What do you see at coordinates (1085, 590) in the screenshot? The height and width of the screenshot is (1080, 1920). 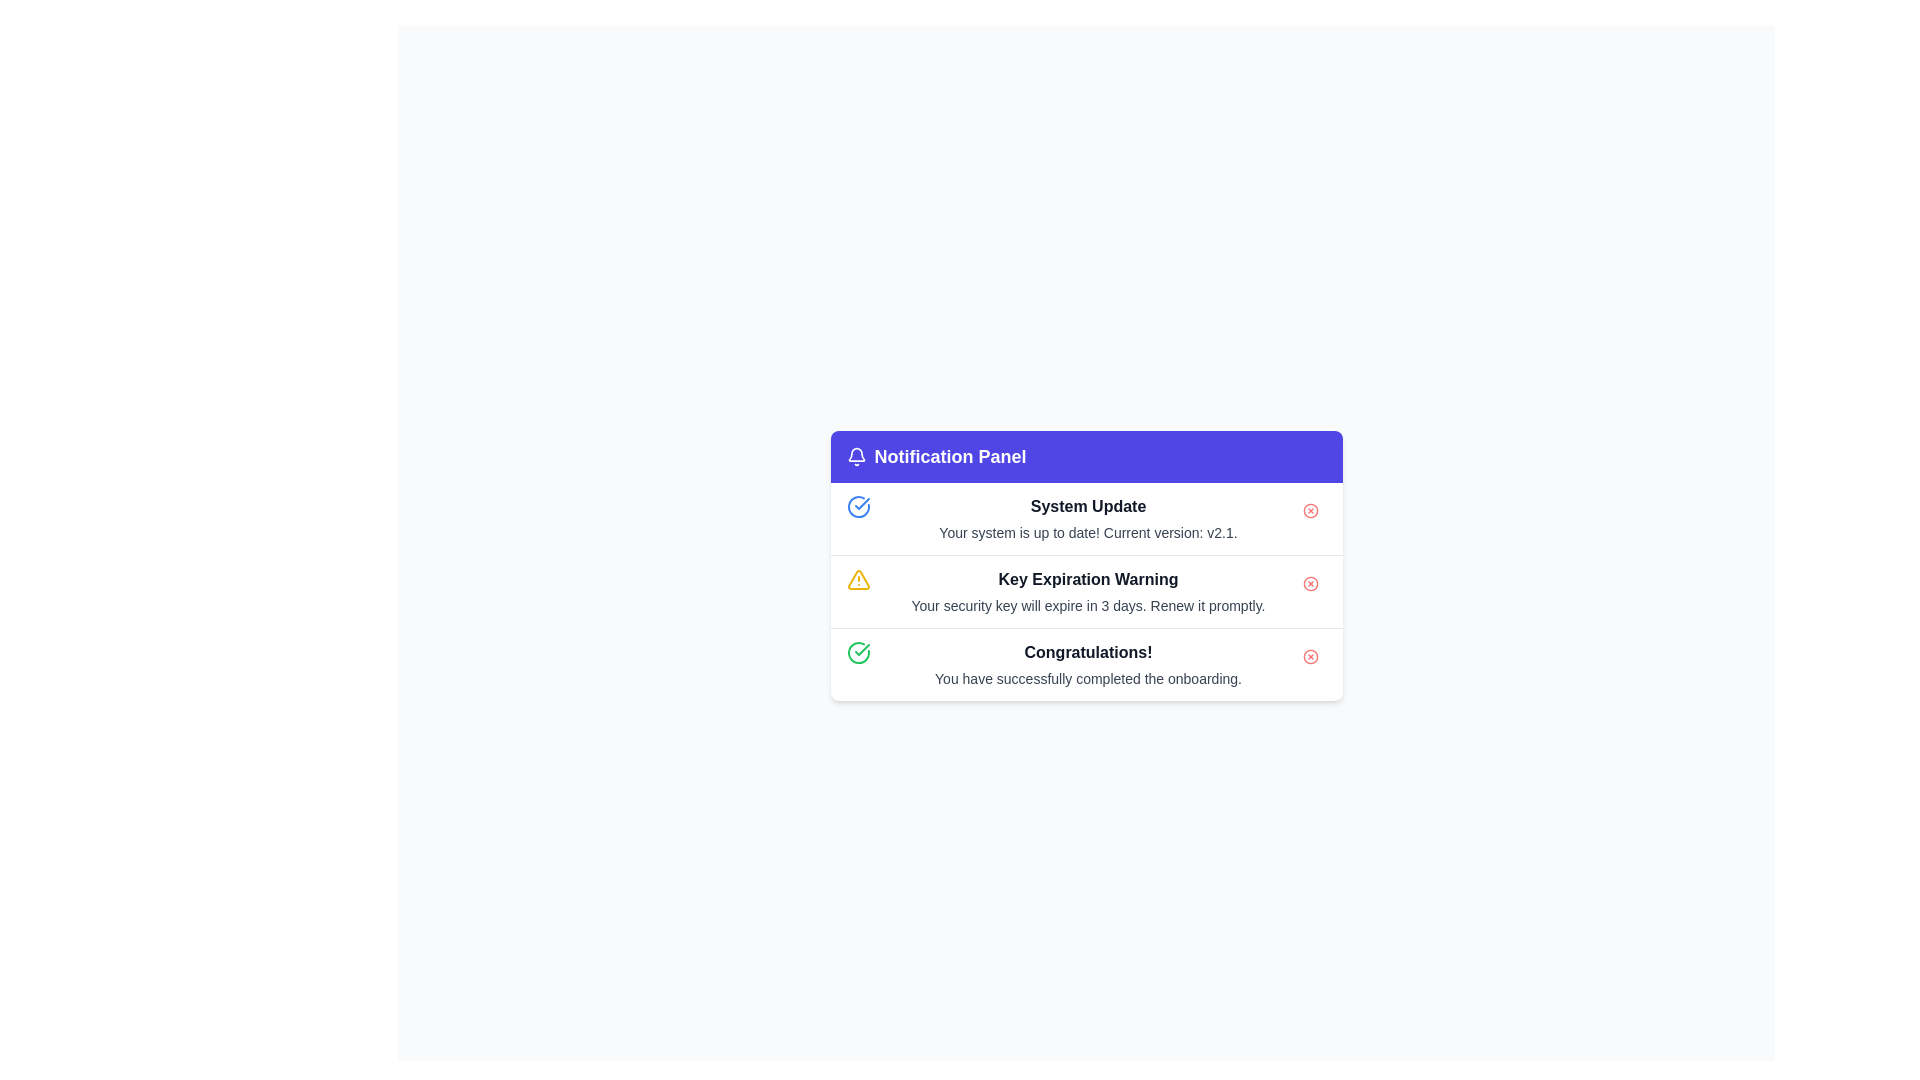 I see `text in the notification titled 'Key Expiration Warning' which contains a warning icon on the left and a close button on the right` at bounding box center [1085, 590].